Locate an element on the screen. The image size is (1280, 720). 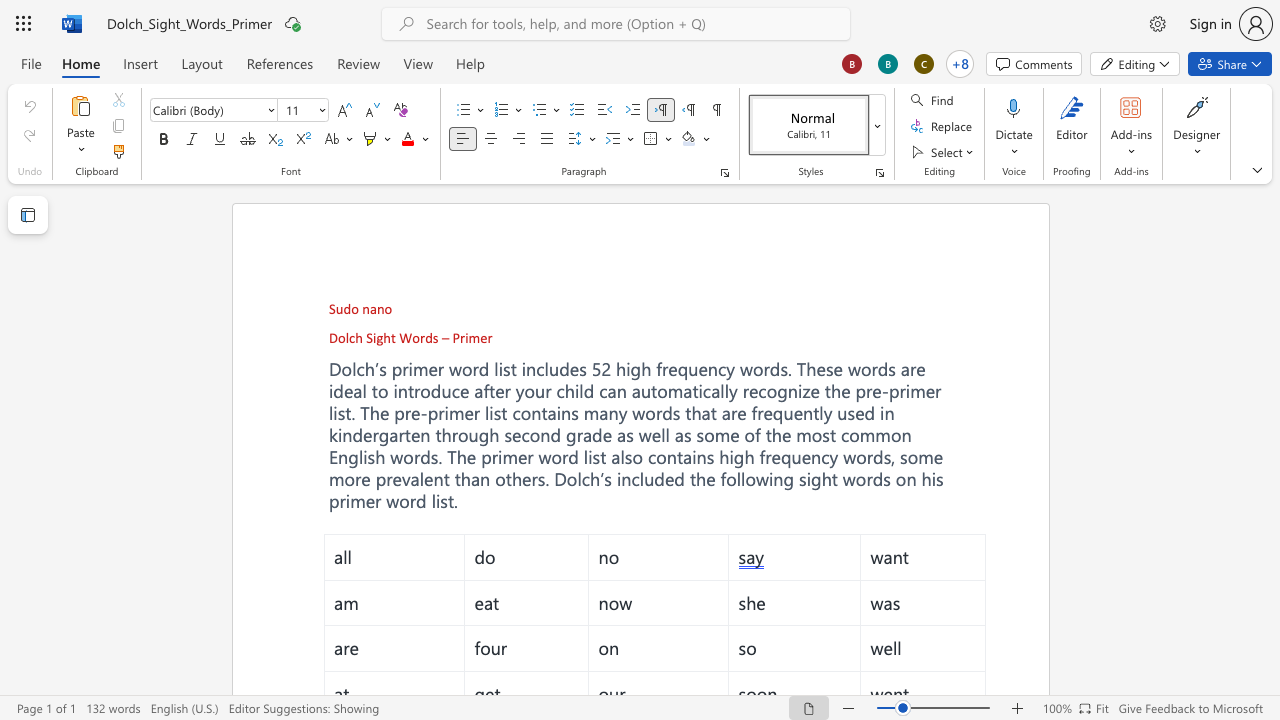
the space between the continuous character "a" and "n" in the text is located at coordinates (607, 411).